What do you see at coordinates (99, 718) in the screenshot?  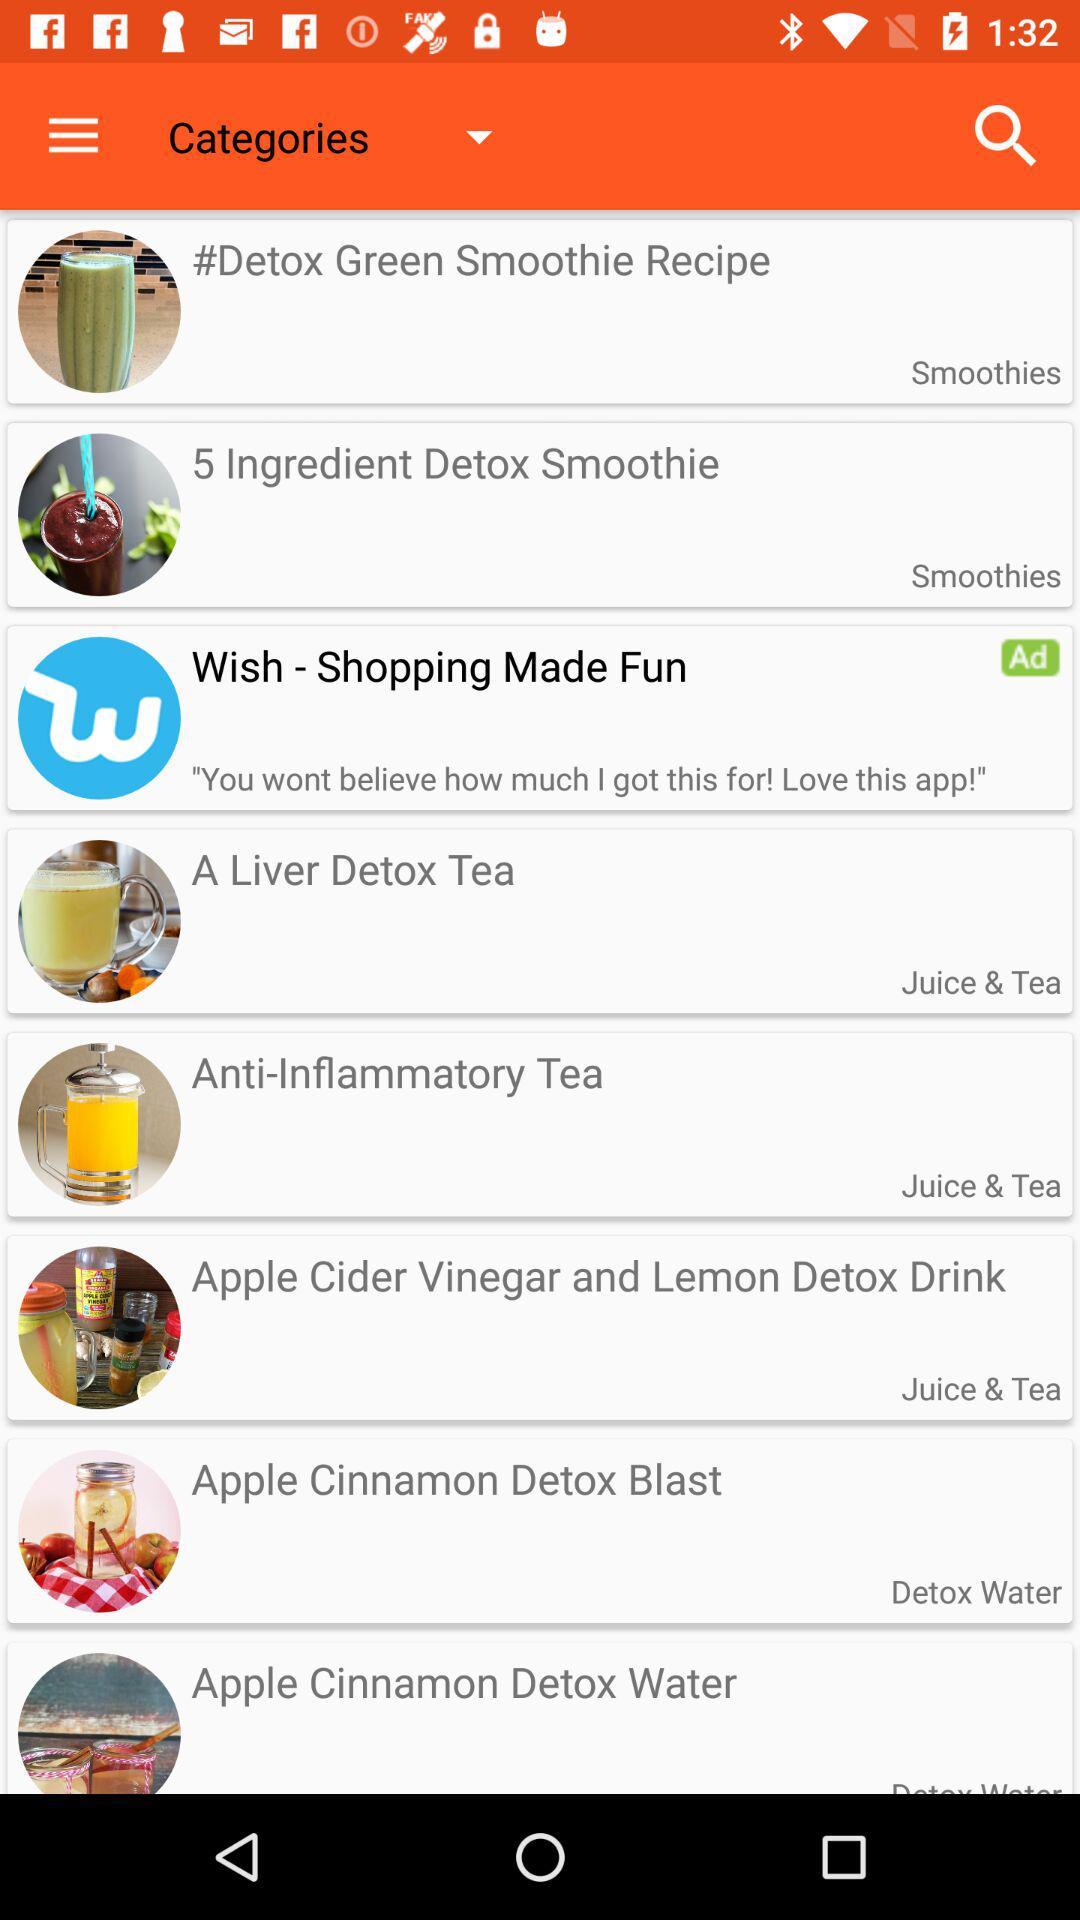 I see `open advertisement` at bounding box center [99, 718].